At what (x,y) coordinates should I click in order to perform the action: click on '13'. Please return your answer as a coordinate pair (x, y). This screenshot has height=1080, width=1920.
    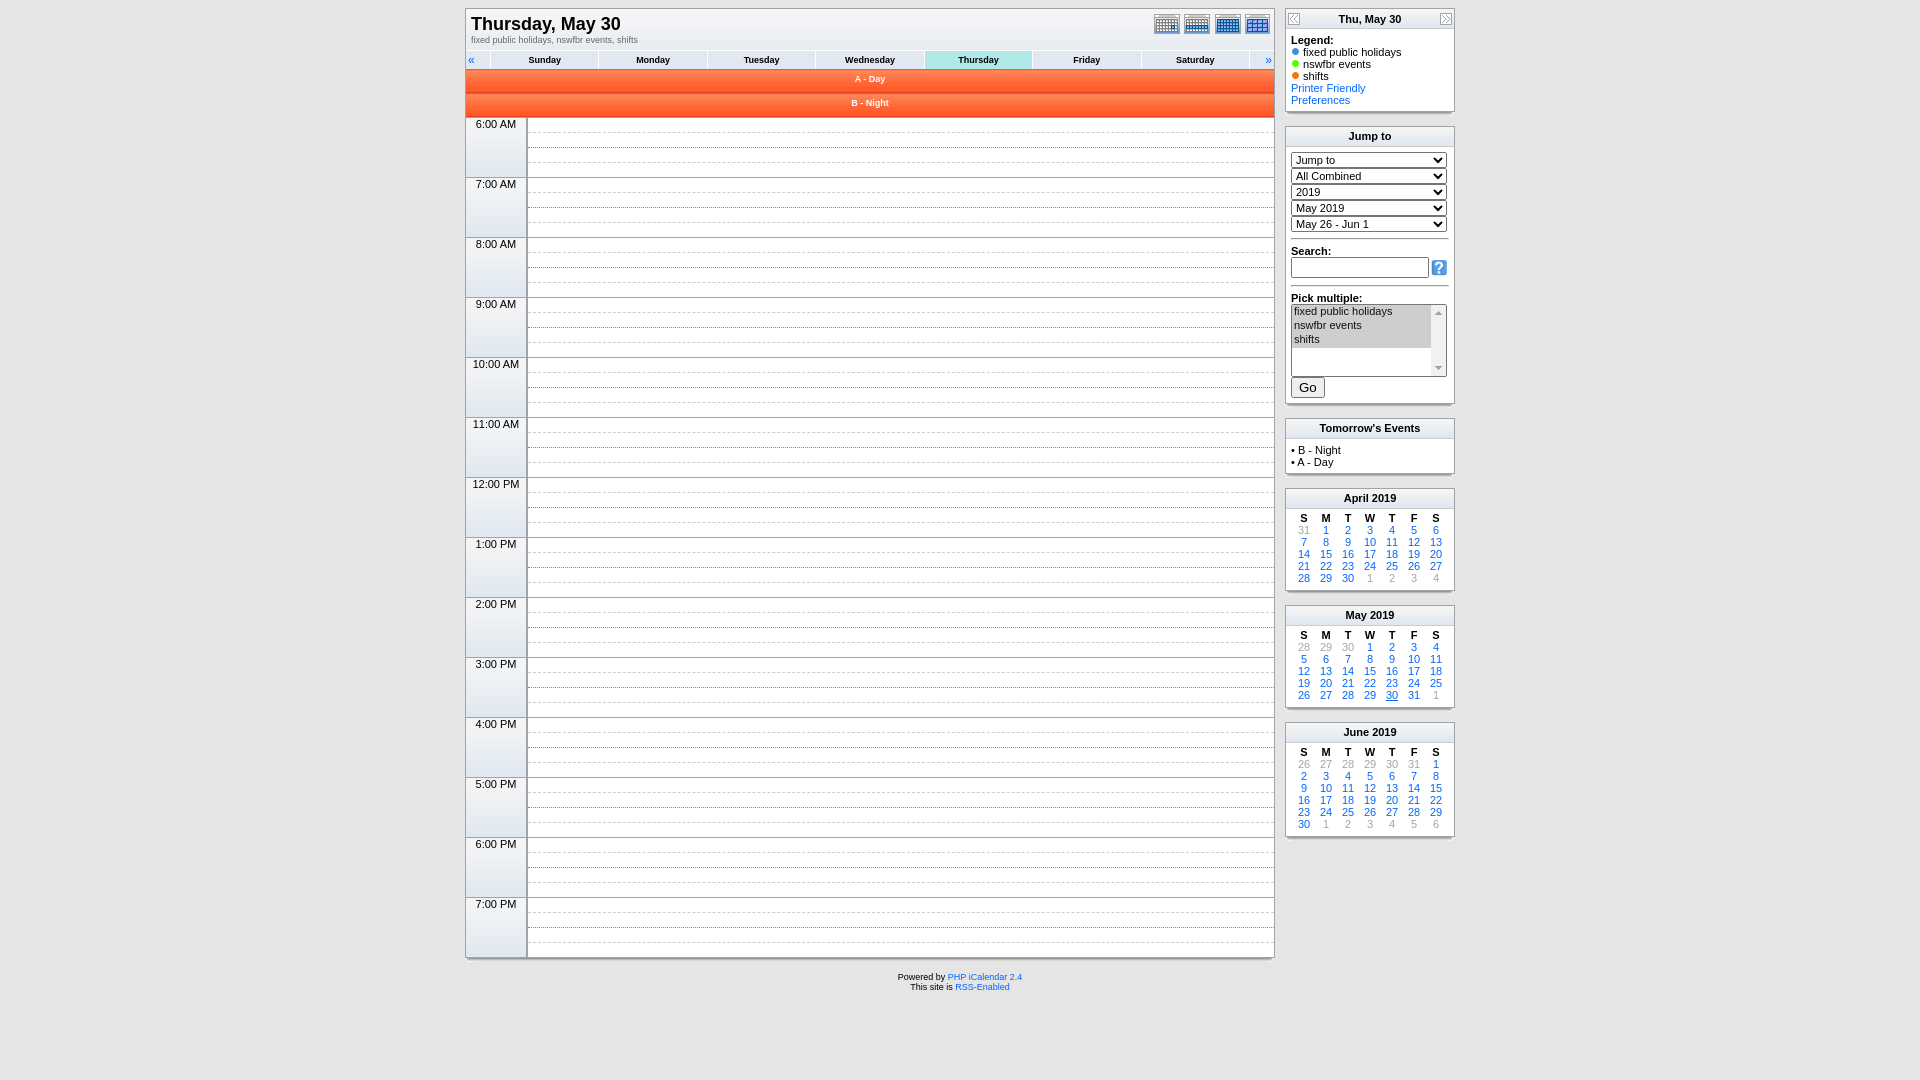
    Looking at the image, I should click on (1325, 671).